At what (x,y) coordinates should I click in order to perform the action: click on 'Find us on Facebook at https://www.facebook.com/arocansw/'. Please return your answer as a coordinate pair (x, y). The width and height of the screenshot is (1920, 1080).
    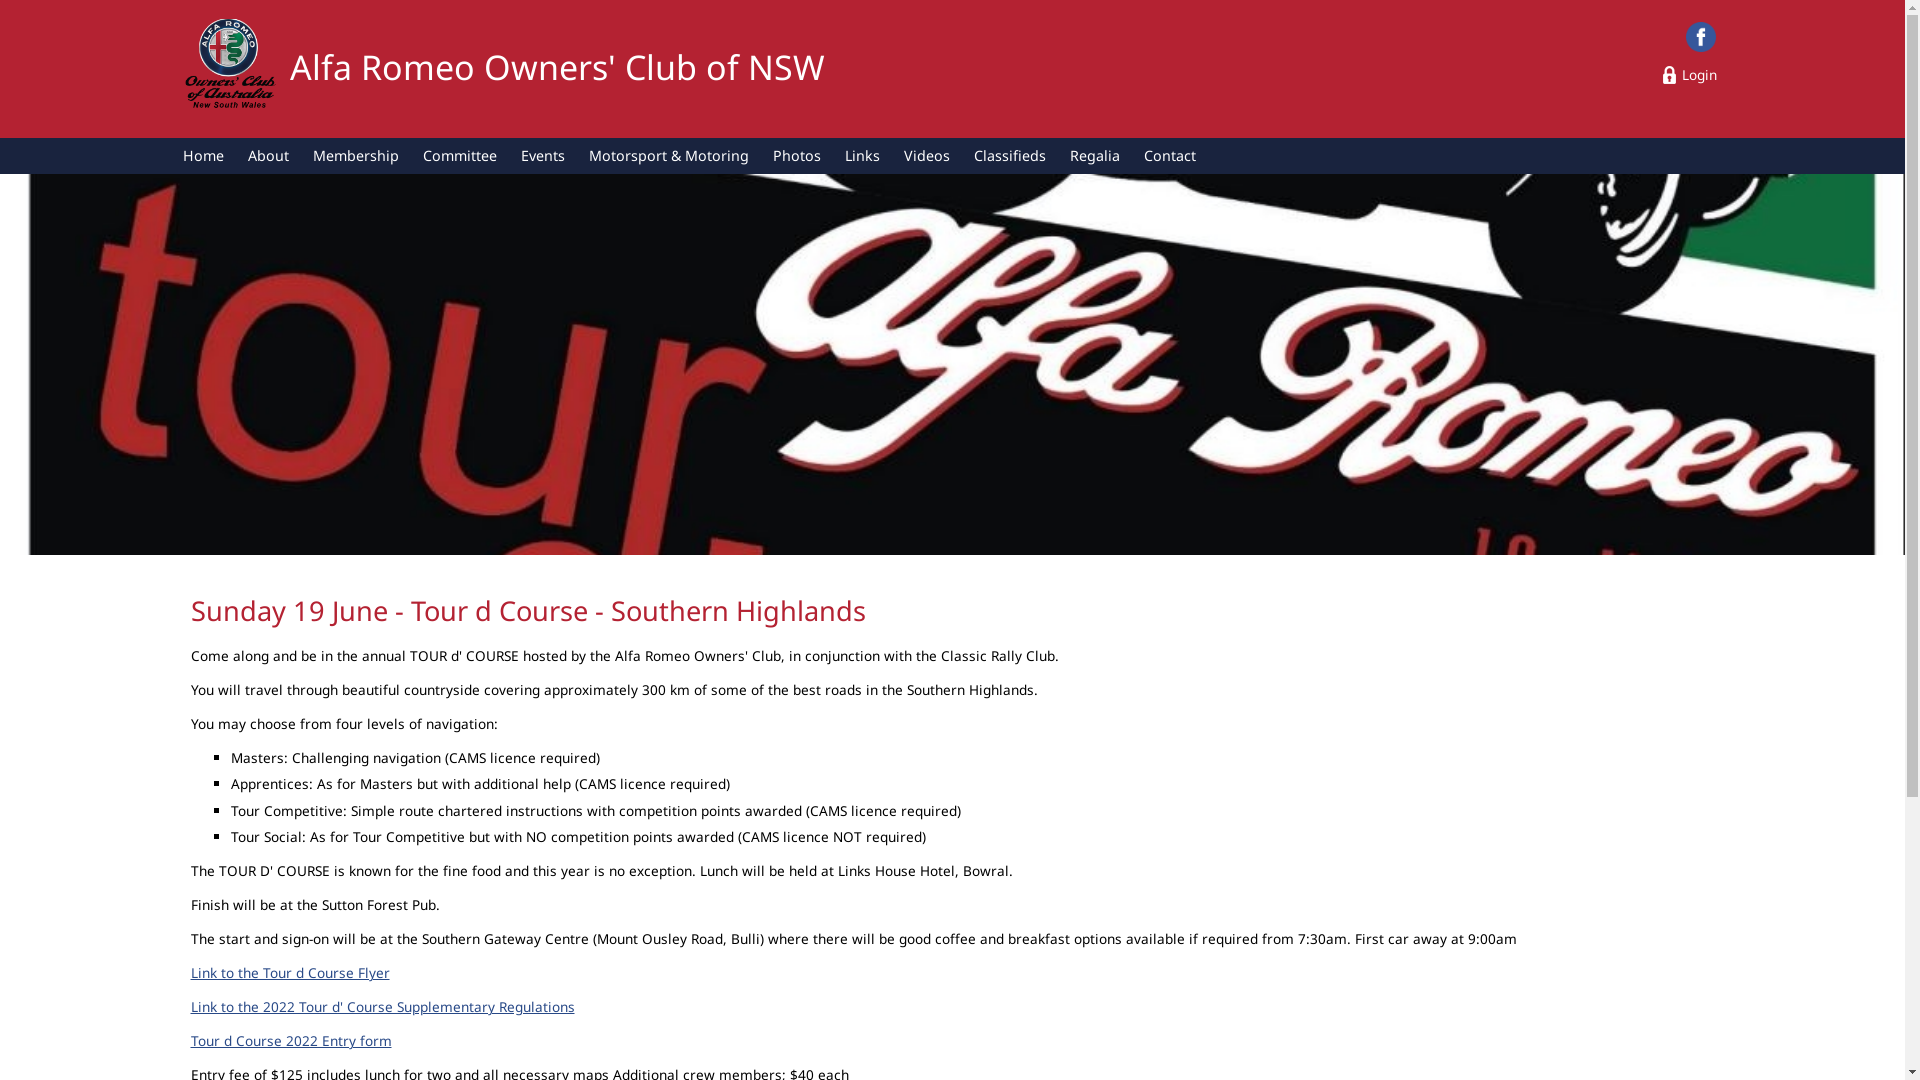
    Looking at the image, I should click on (1699, 37).